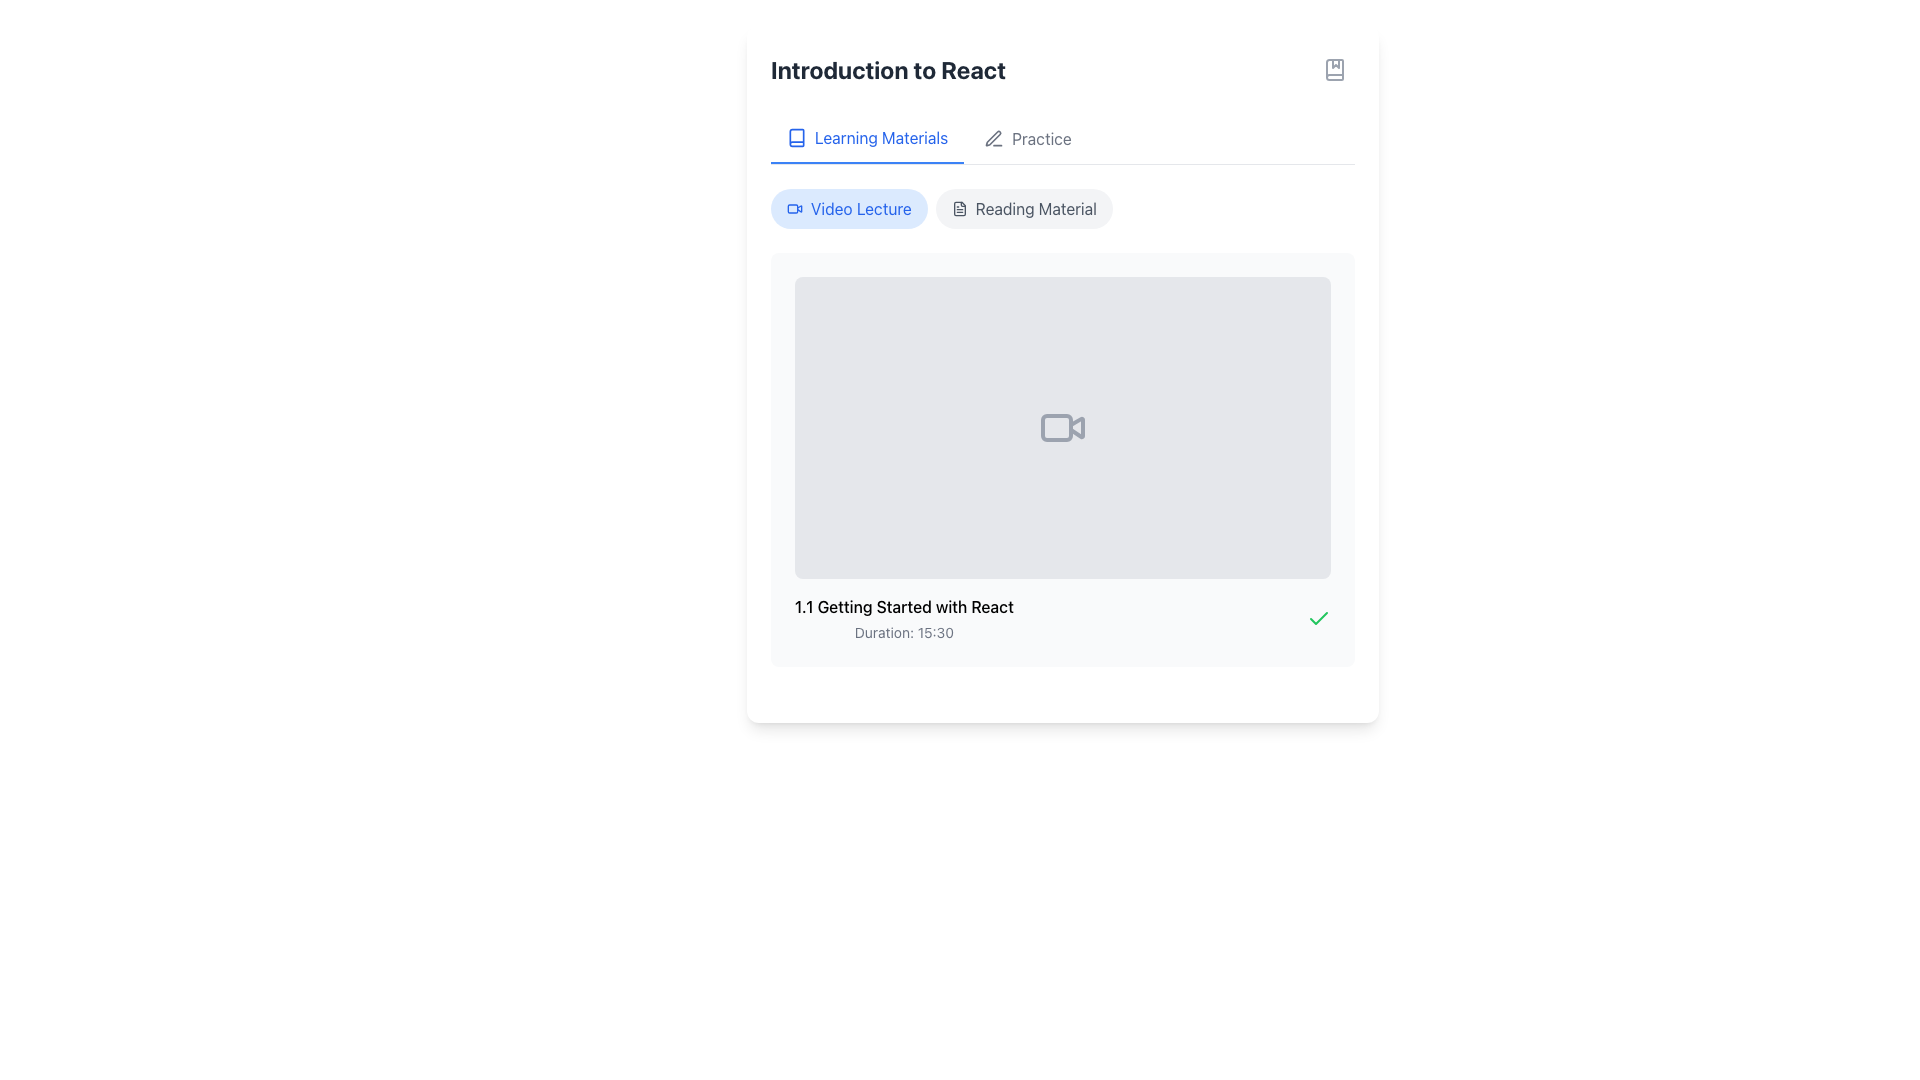 This screenshot has width=1920, height=1080. Describe the element at coordinates (1319, 616) in the screenshot. I see `the completion icon for the item '1.1 Getting Started with React', located to the right of the video thumbnail and aligned with the duration text` at that location.